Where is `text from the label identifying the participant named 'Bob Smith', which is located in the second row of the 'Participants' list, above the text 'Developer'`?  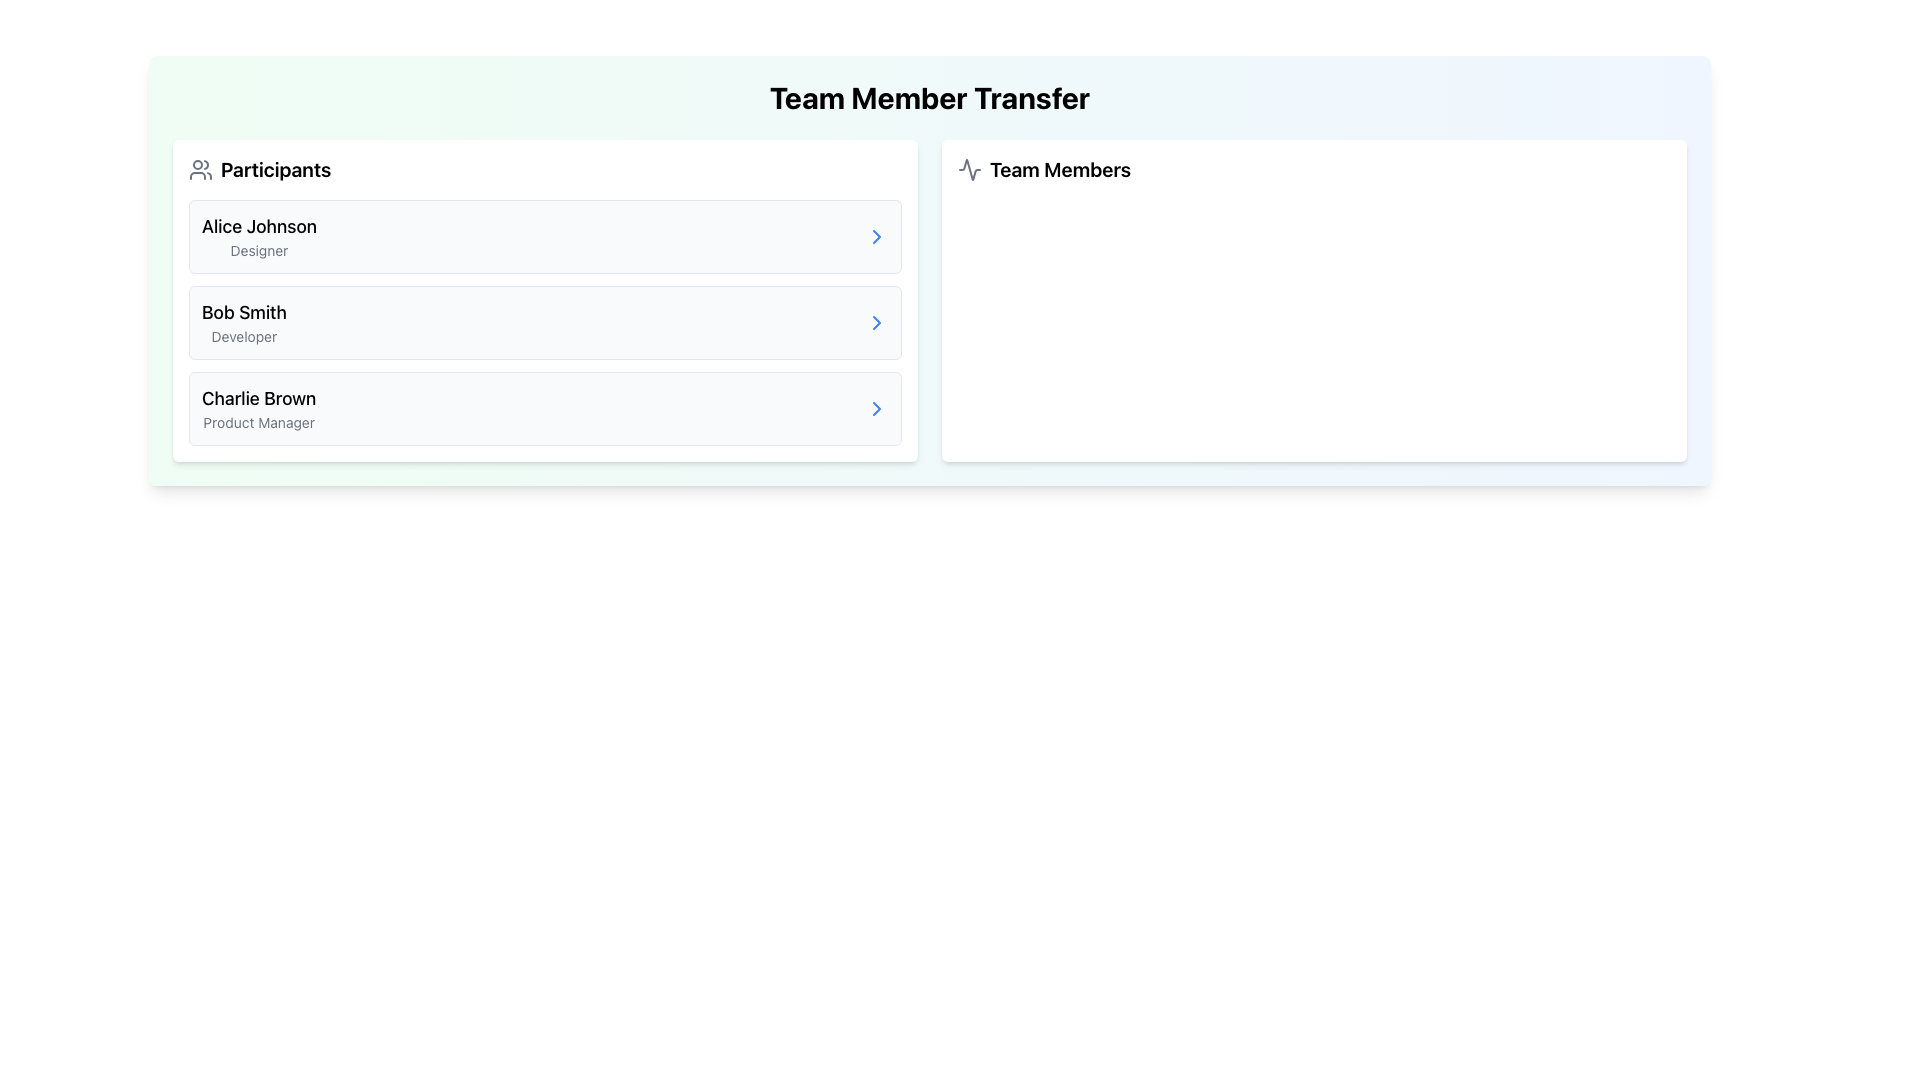 text from the label identifying the participant named 'Bob Smith', which is located in the second row of the 'Participants' list, above the text 'Developer' is located at coordinates (243, 312).